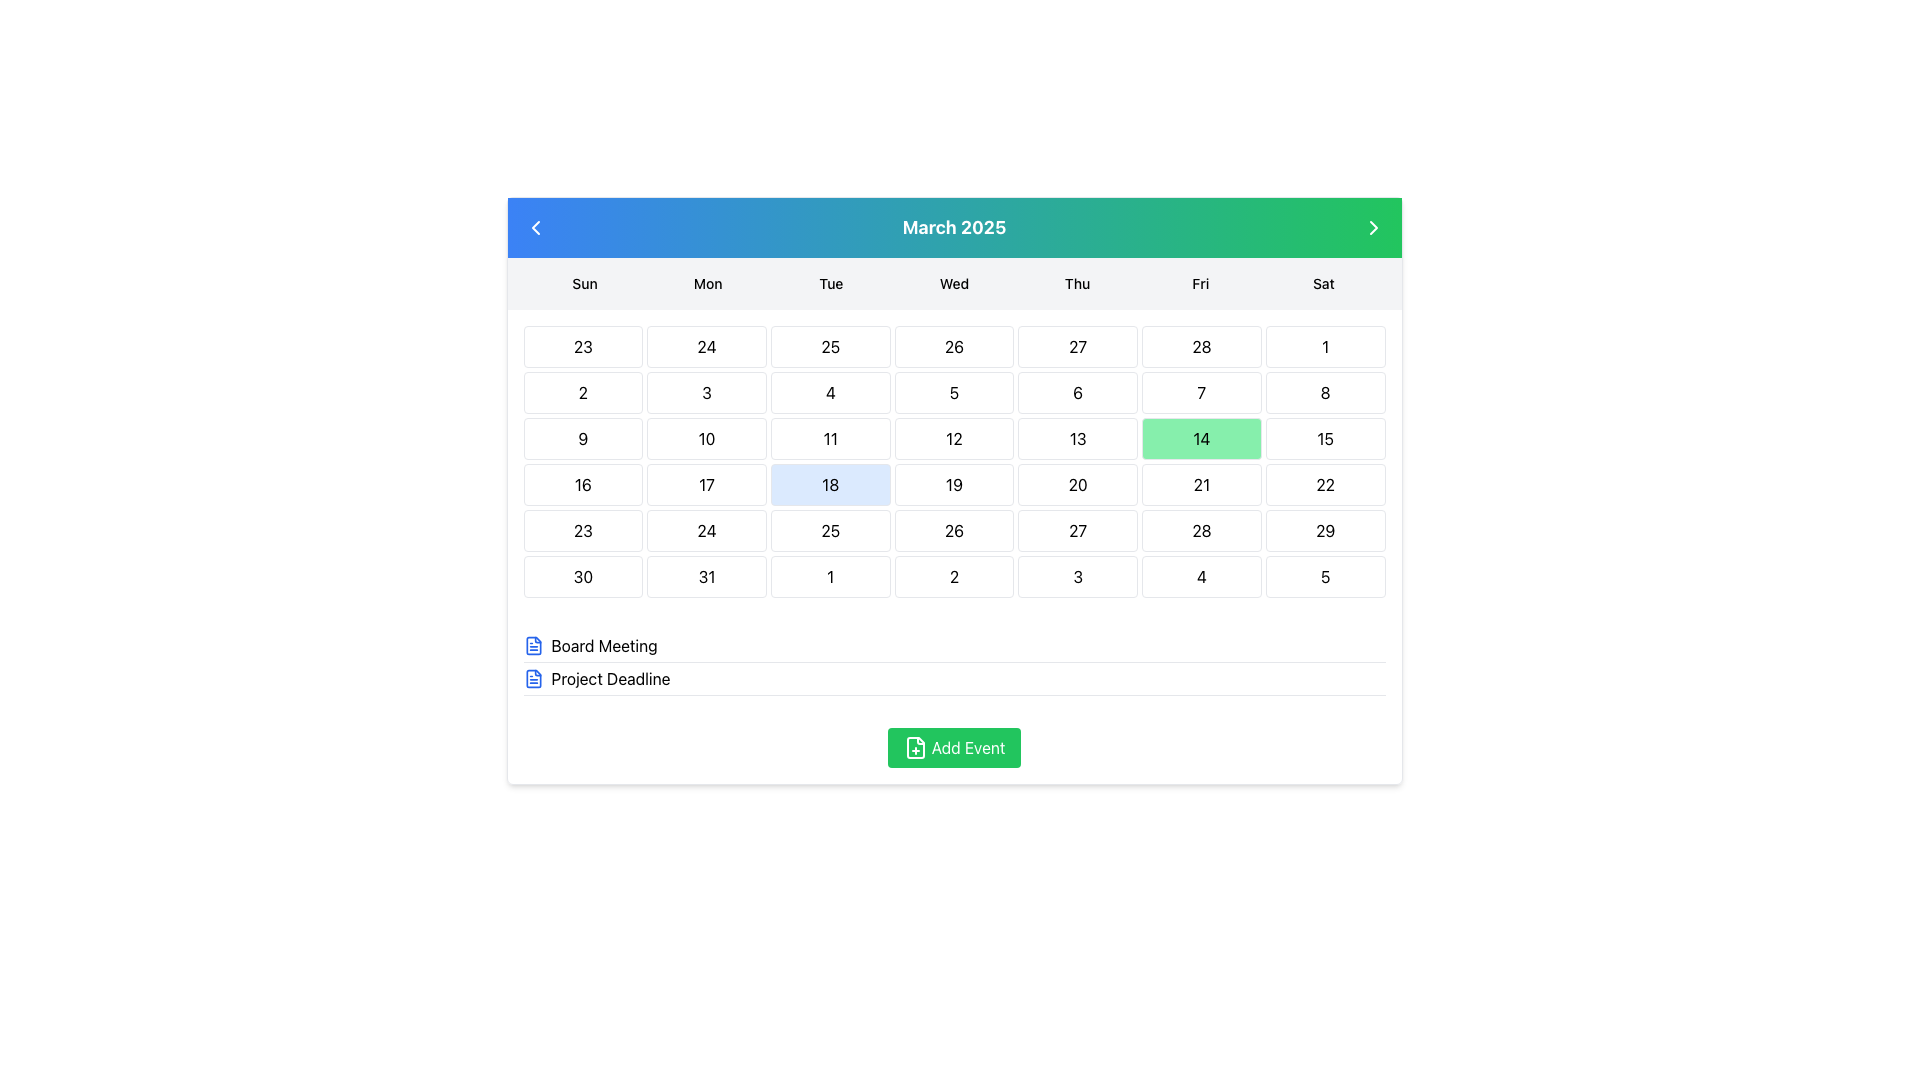 This screenshot has height=1080, width=1920. I want to click on the non-interactive date cell representing the 25th day, so click(830, 346).